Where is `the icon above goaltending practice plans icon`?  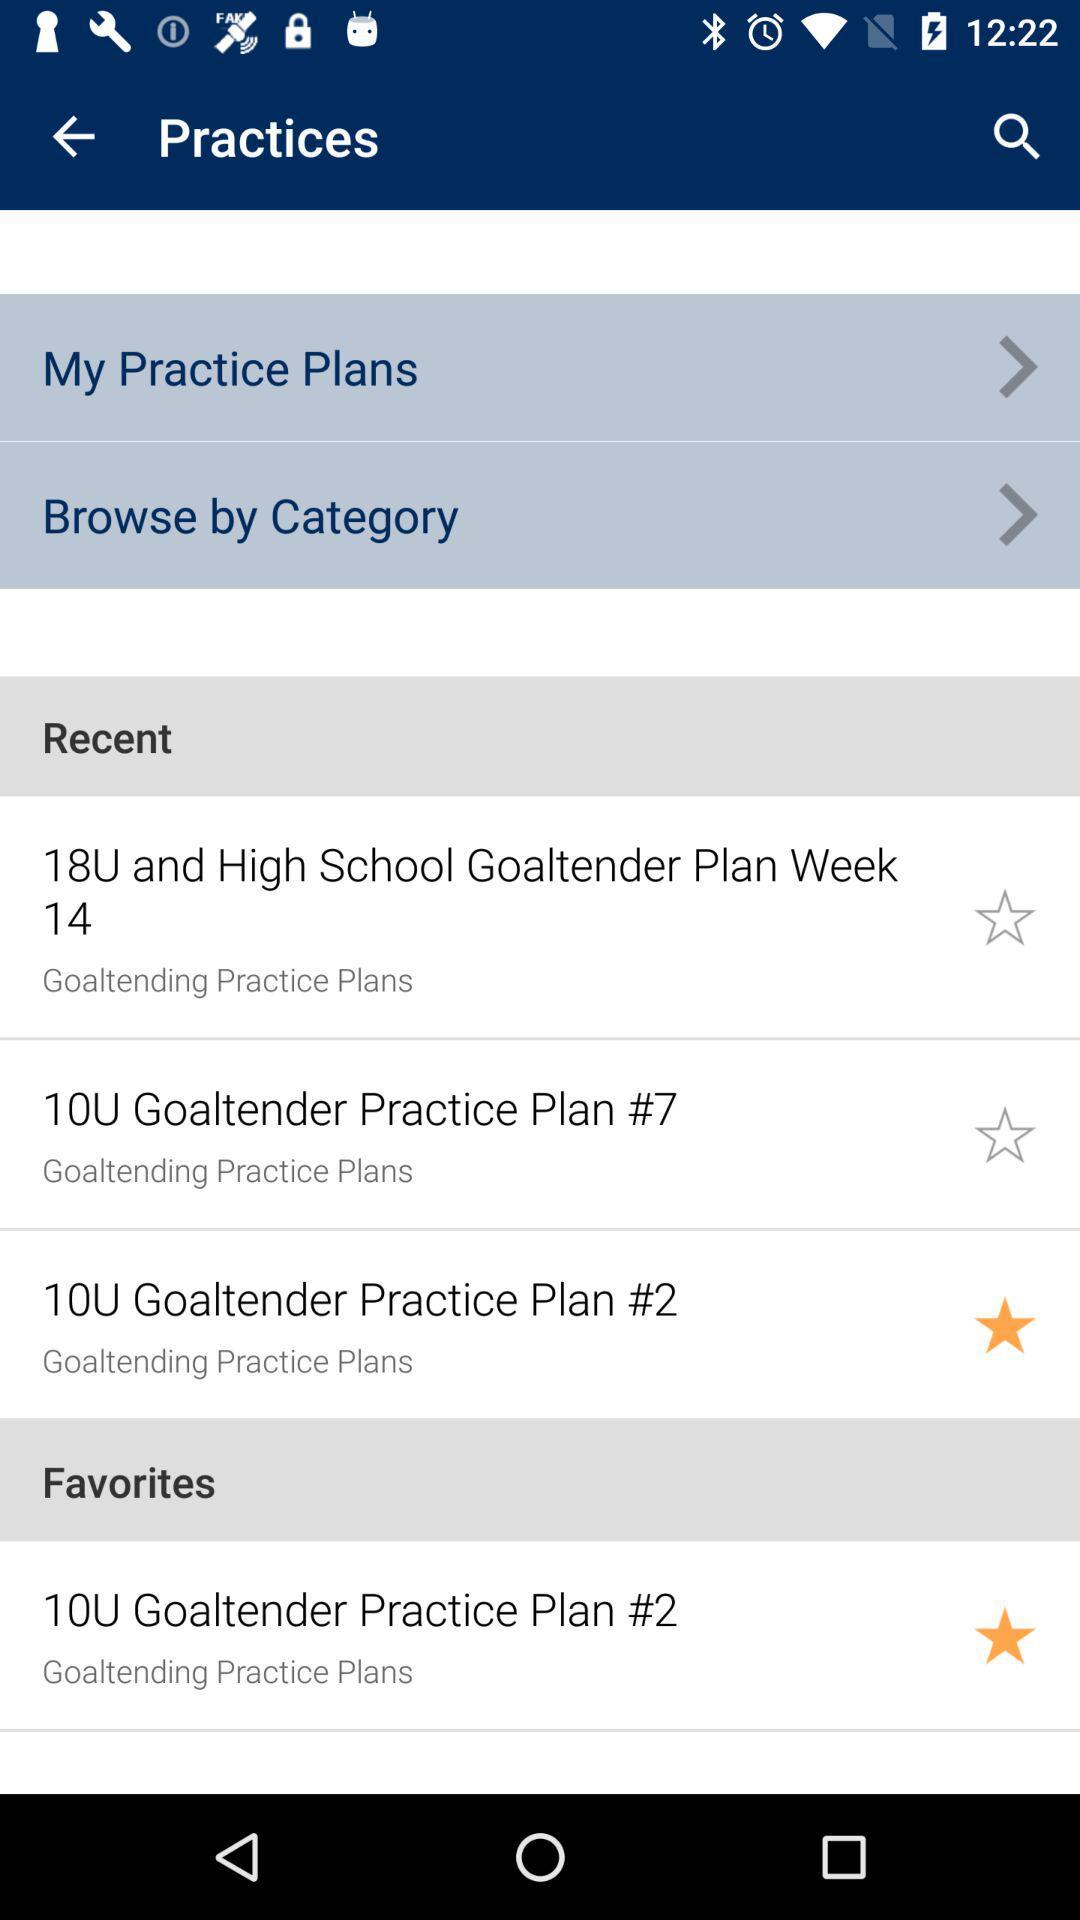
the icon above goaltending practice plans icon is located at coordinates (495, 889).